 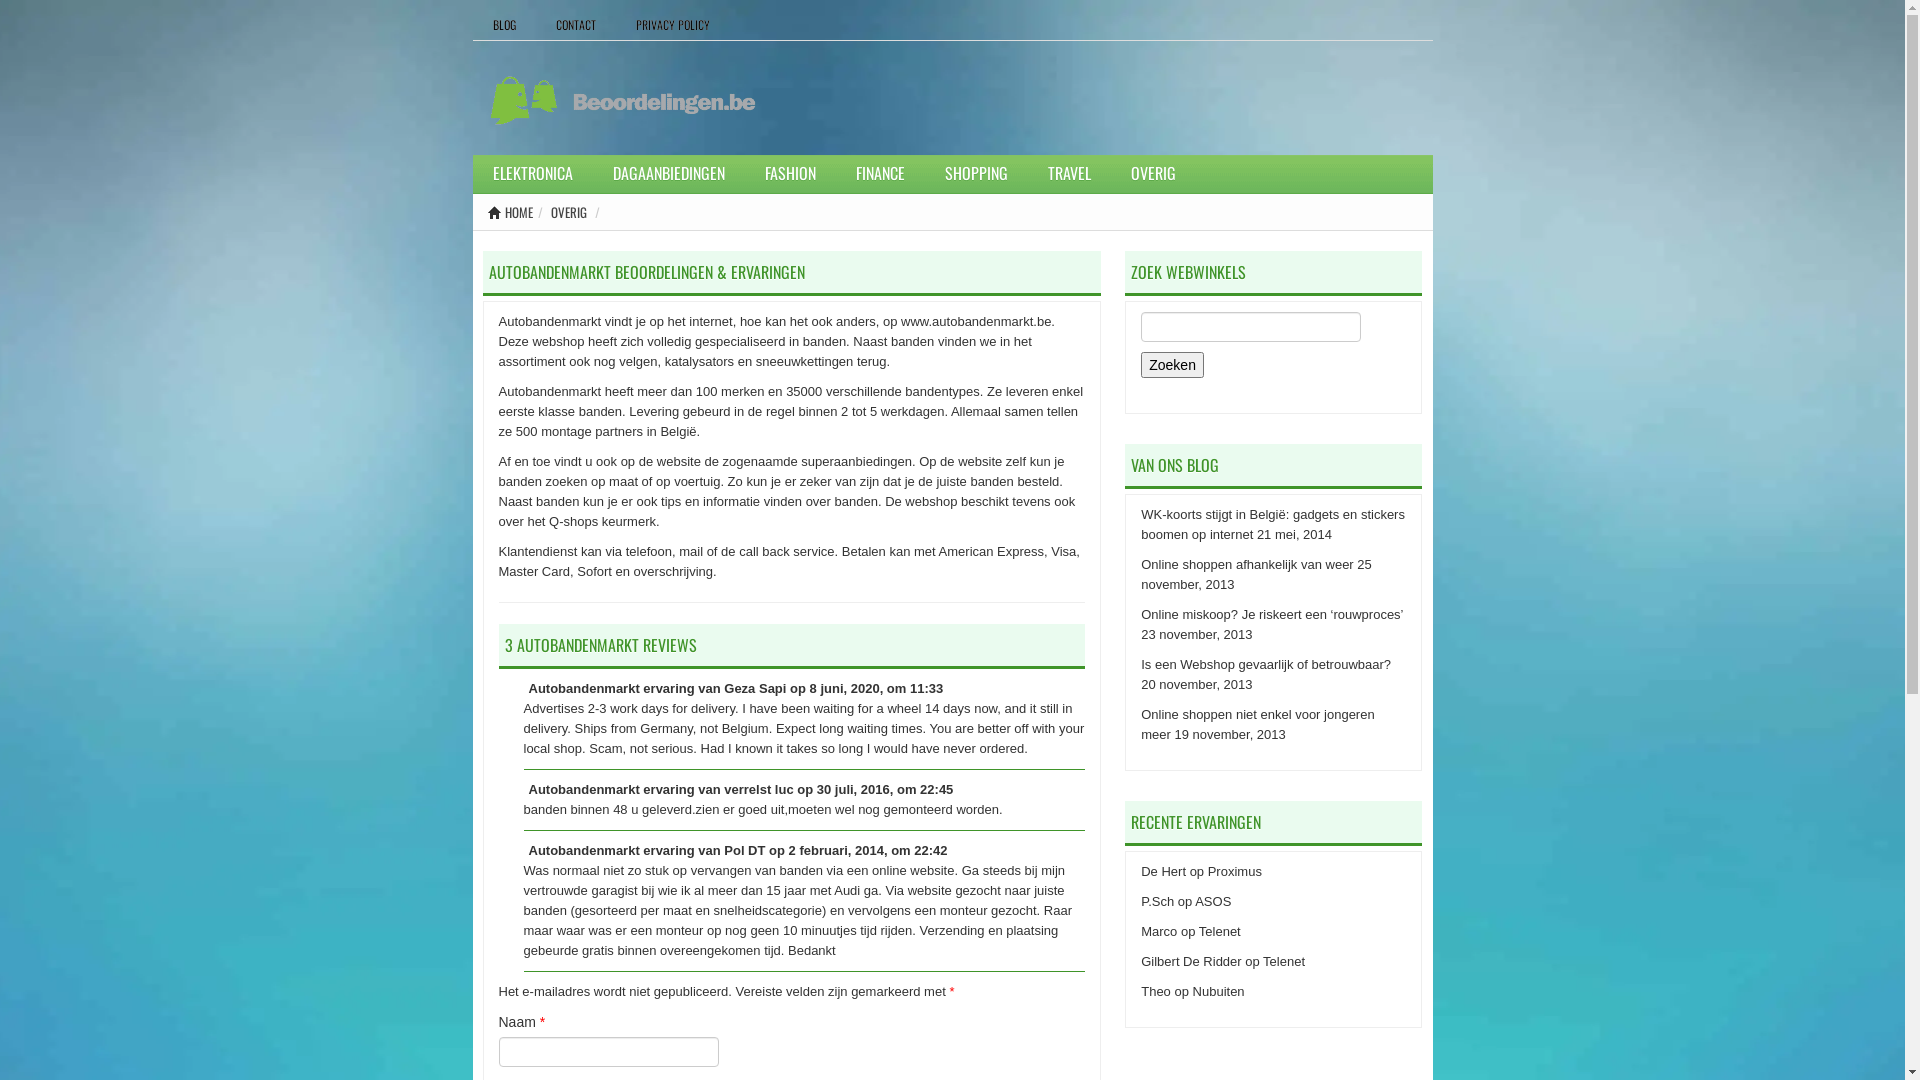 I want to click on 'DAGAANBIEDINGEN', so click(x=667, y=172).